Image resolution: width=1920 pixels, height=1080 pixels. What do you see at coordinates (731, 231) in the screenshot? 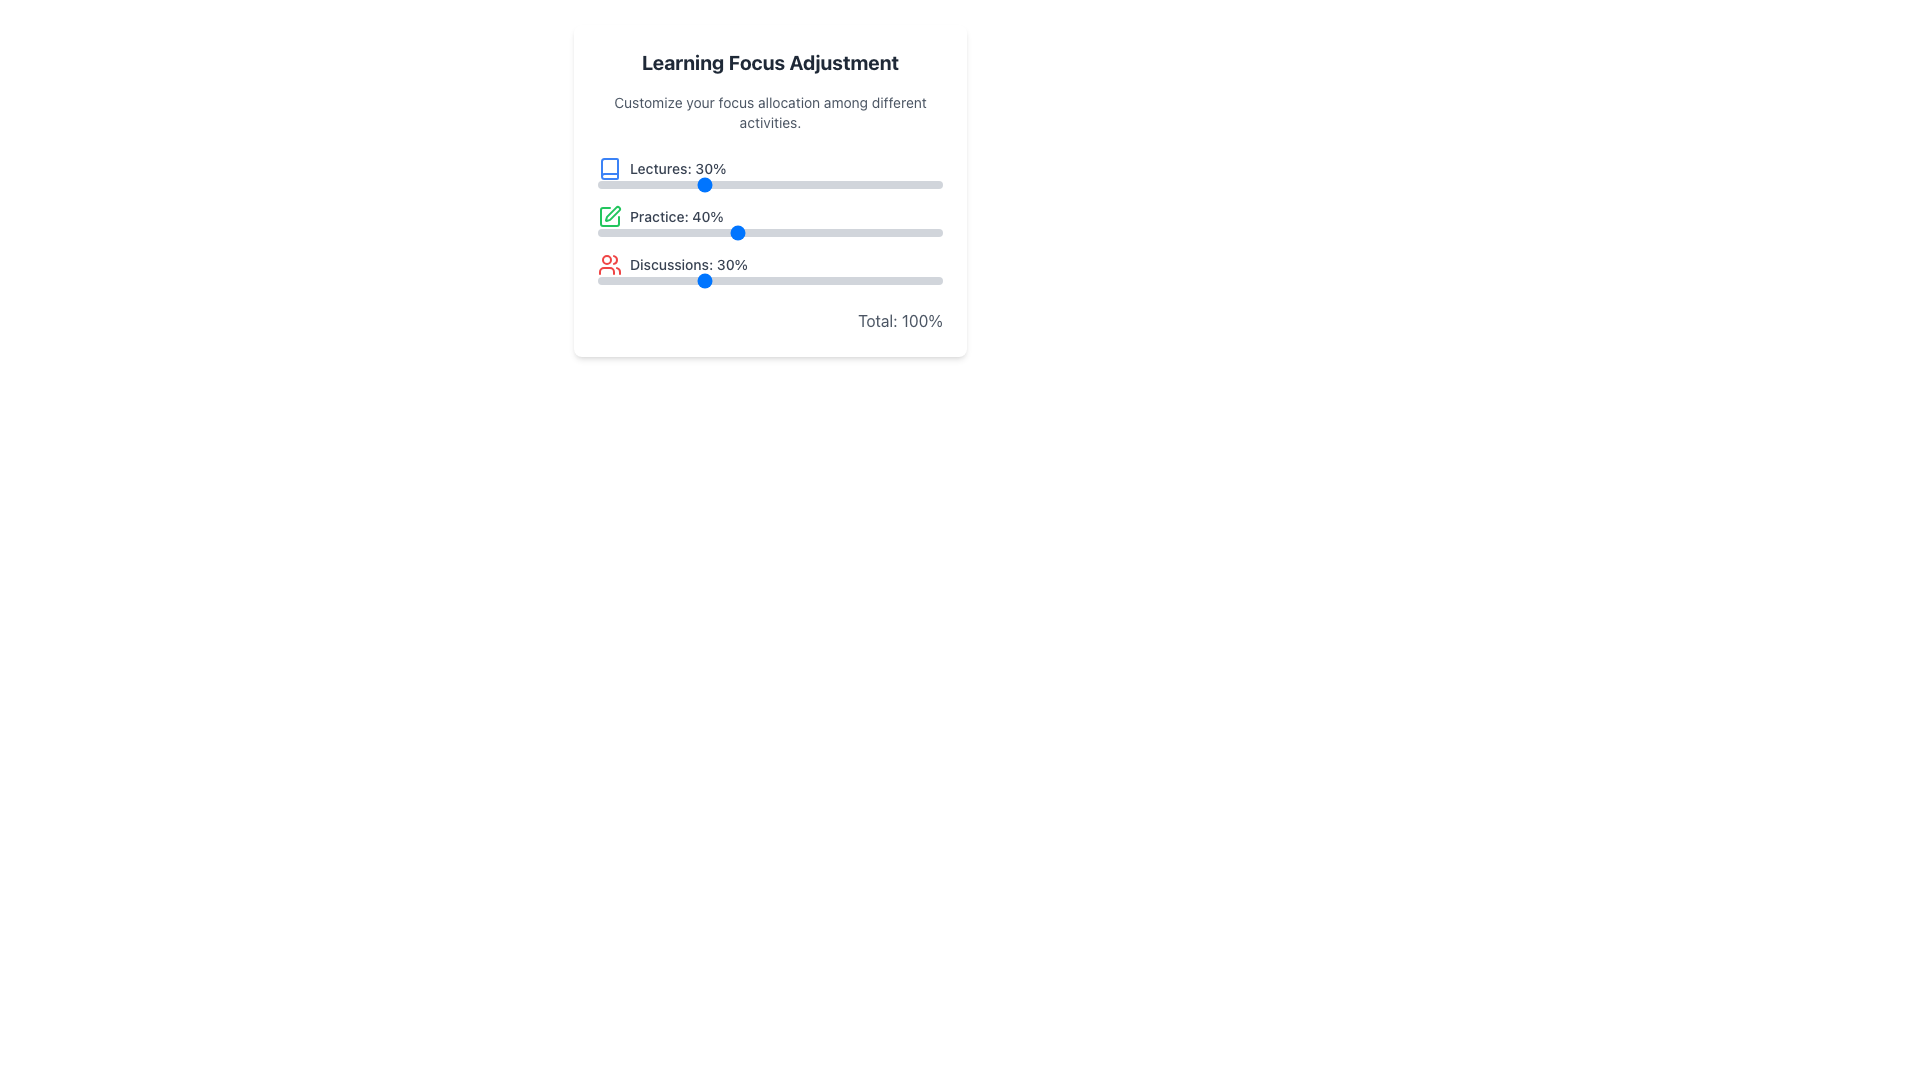
I see `the 'Practice' slider` at bounding box center [731, 231].